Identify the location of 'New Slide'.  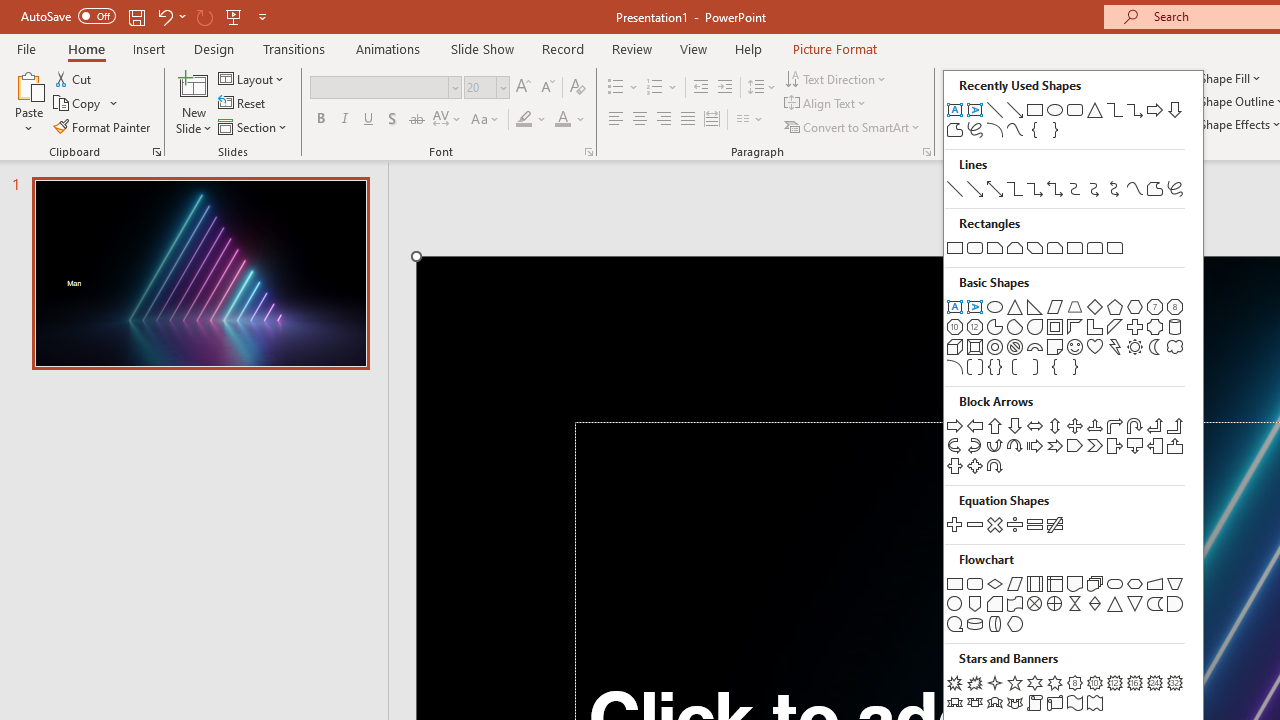
(193, 84).